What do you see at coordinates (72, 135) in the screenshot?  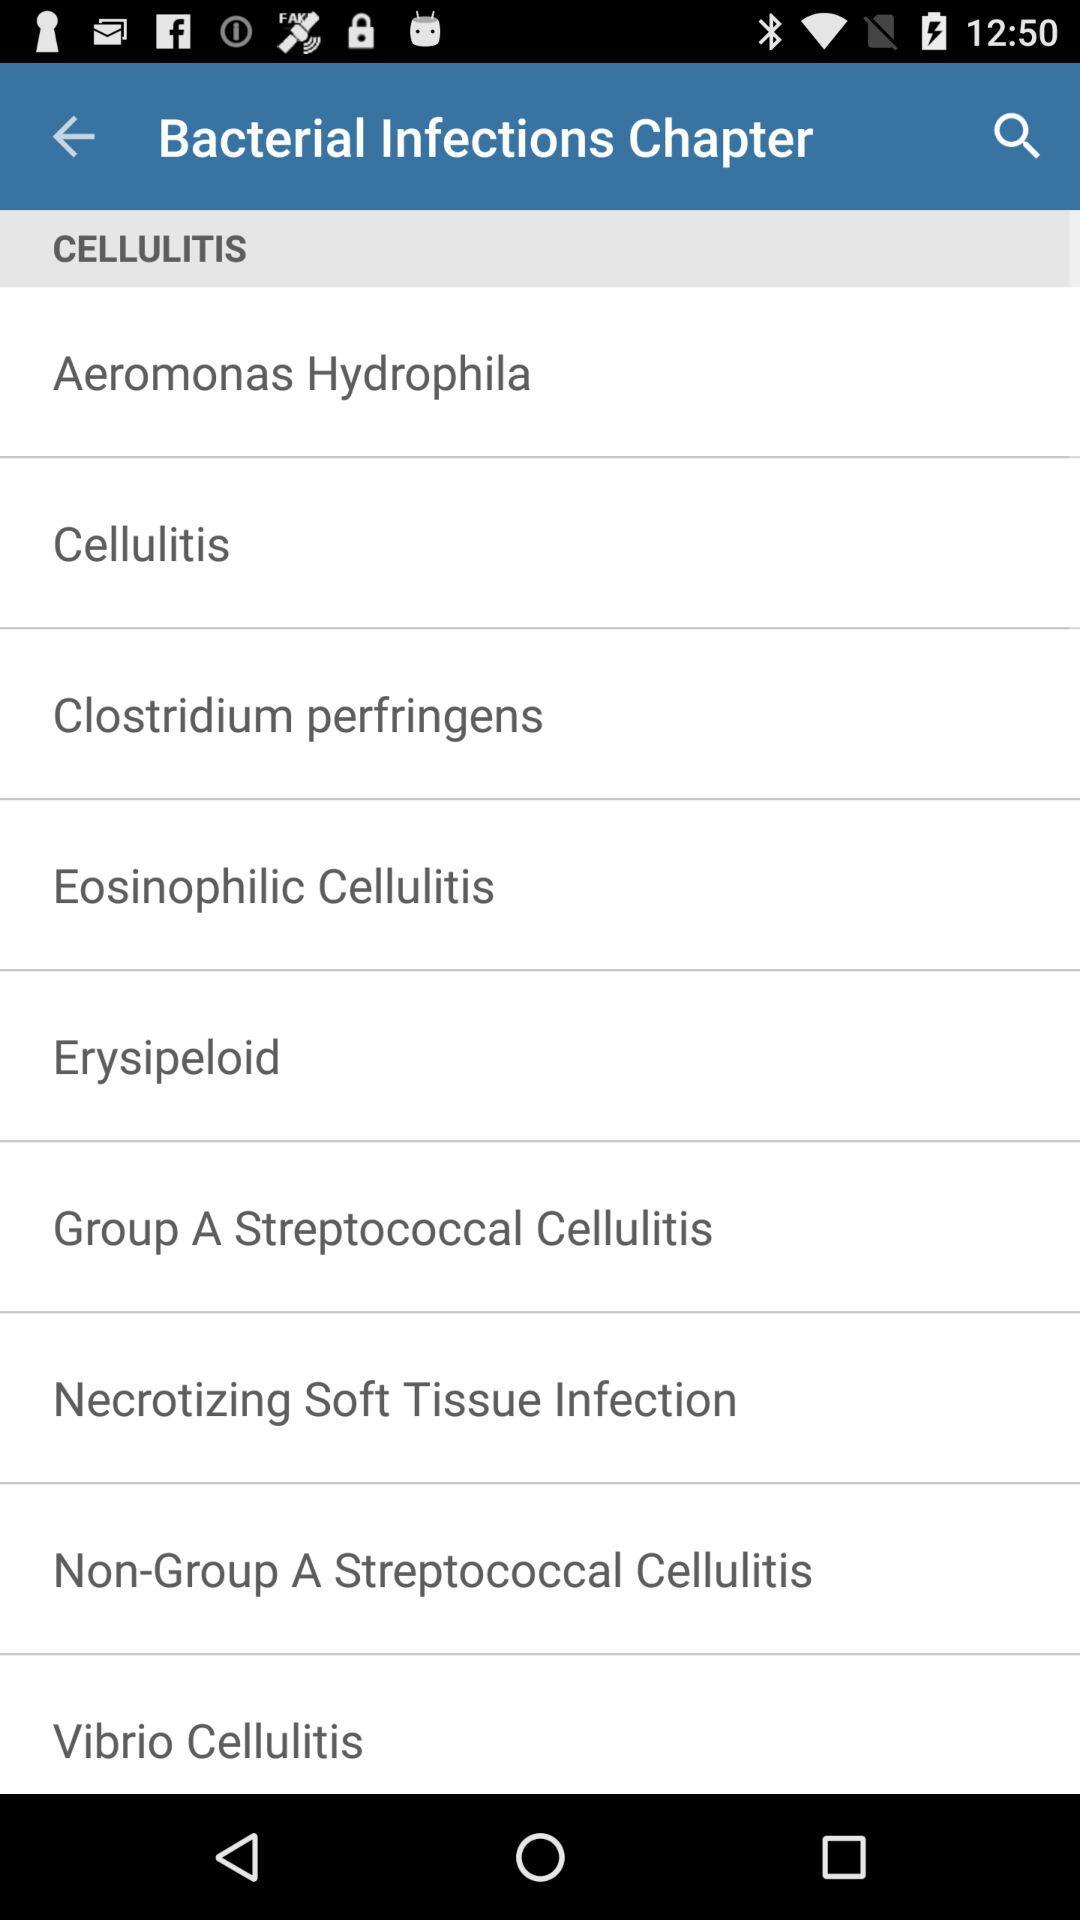 I see `item above cellulitis` at bounding box center [72, 135].